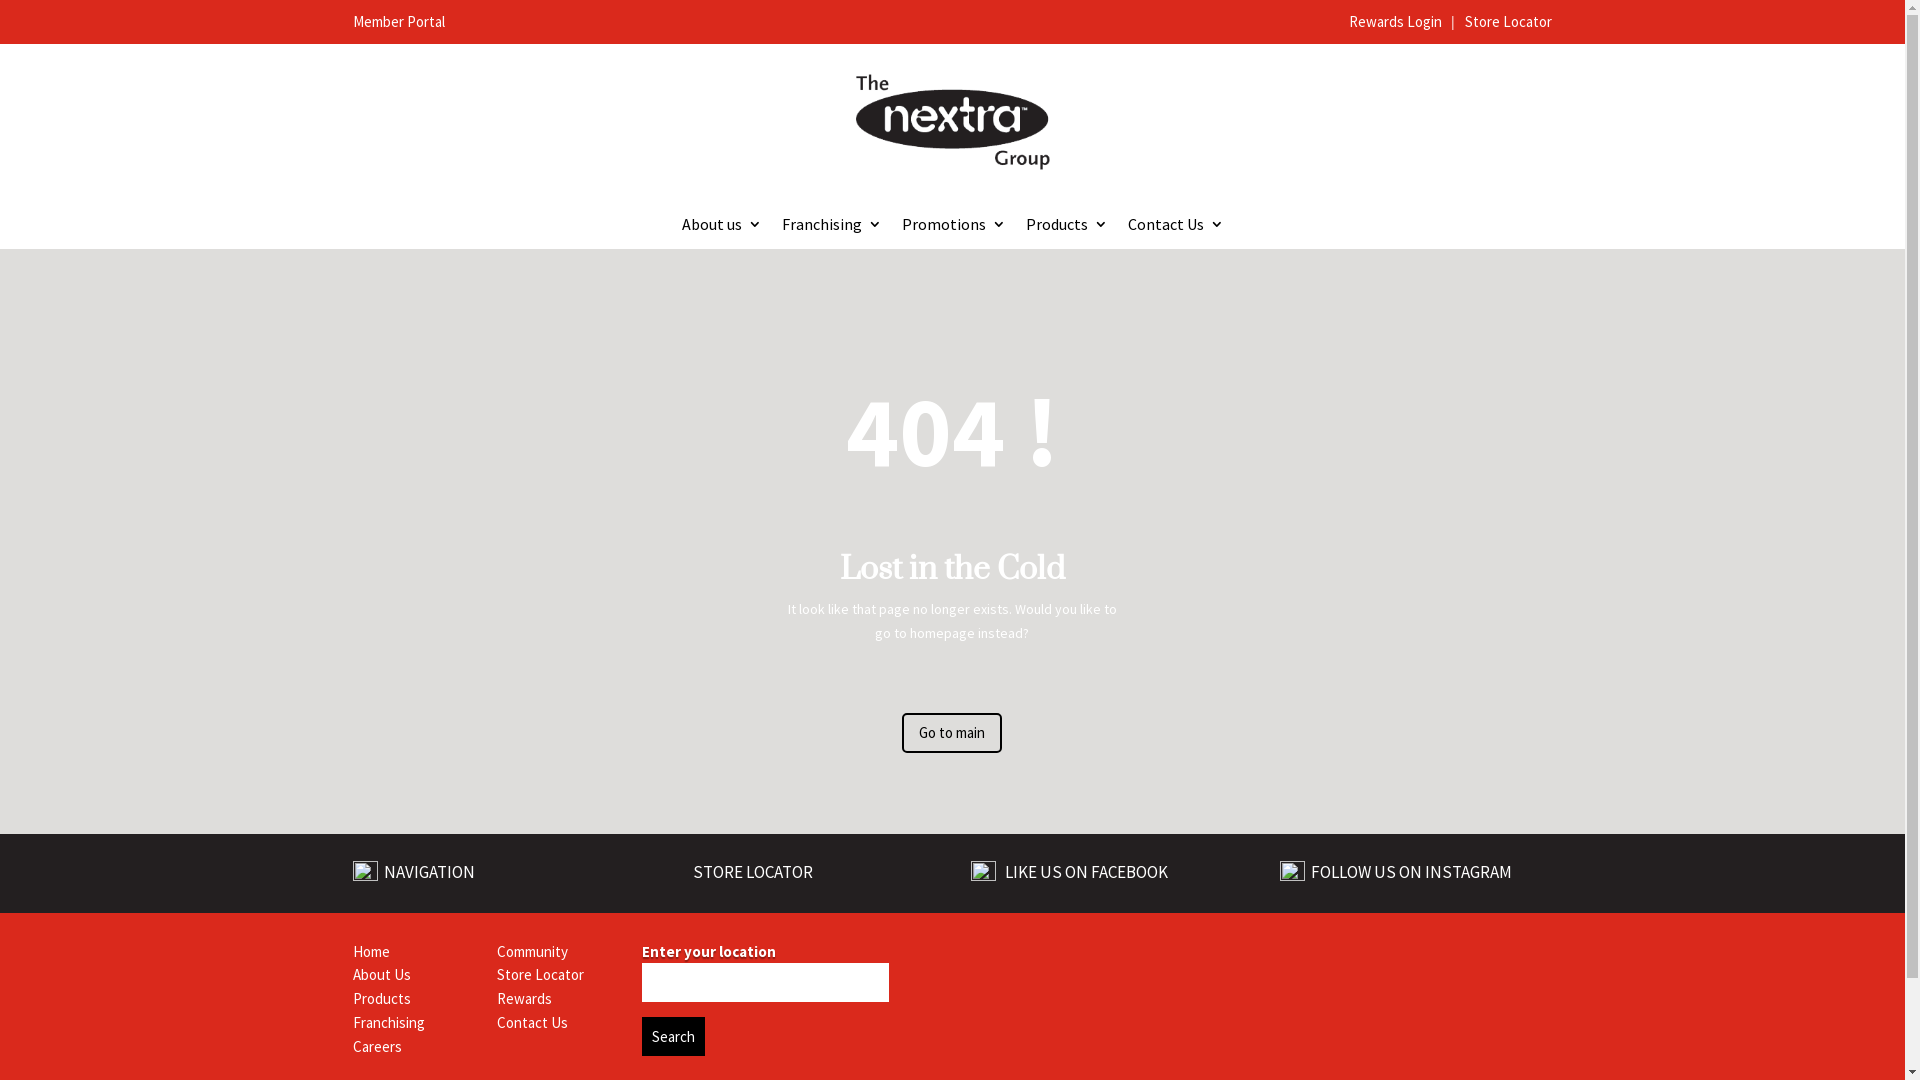  Describe the element at coordinates (1065, 226) in the screenshot. I see `'Products'` at that location.